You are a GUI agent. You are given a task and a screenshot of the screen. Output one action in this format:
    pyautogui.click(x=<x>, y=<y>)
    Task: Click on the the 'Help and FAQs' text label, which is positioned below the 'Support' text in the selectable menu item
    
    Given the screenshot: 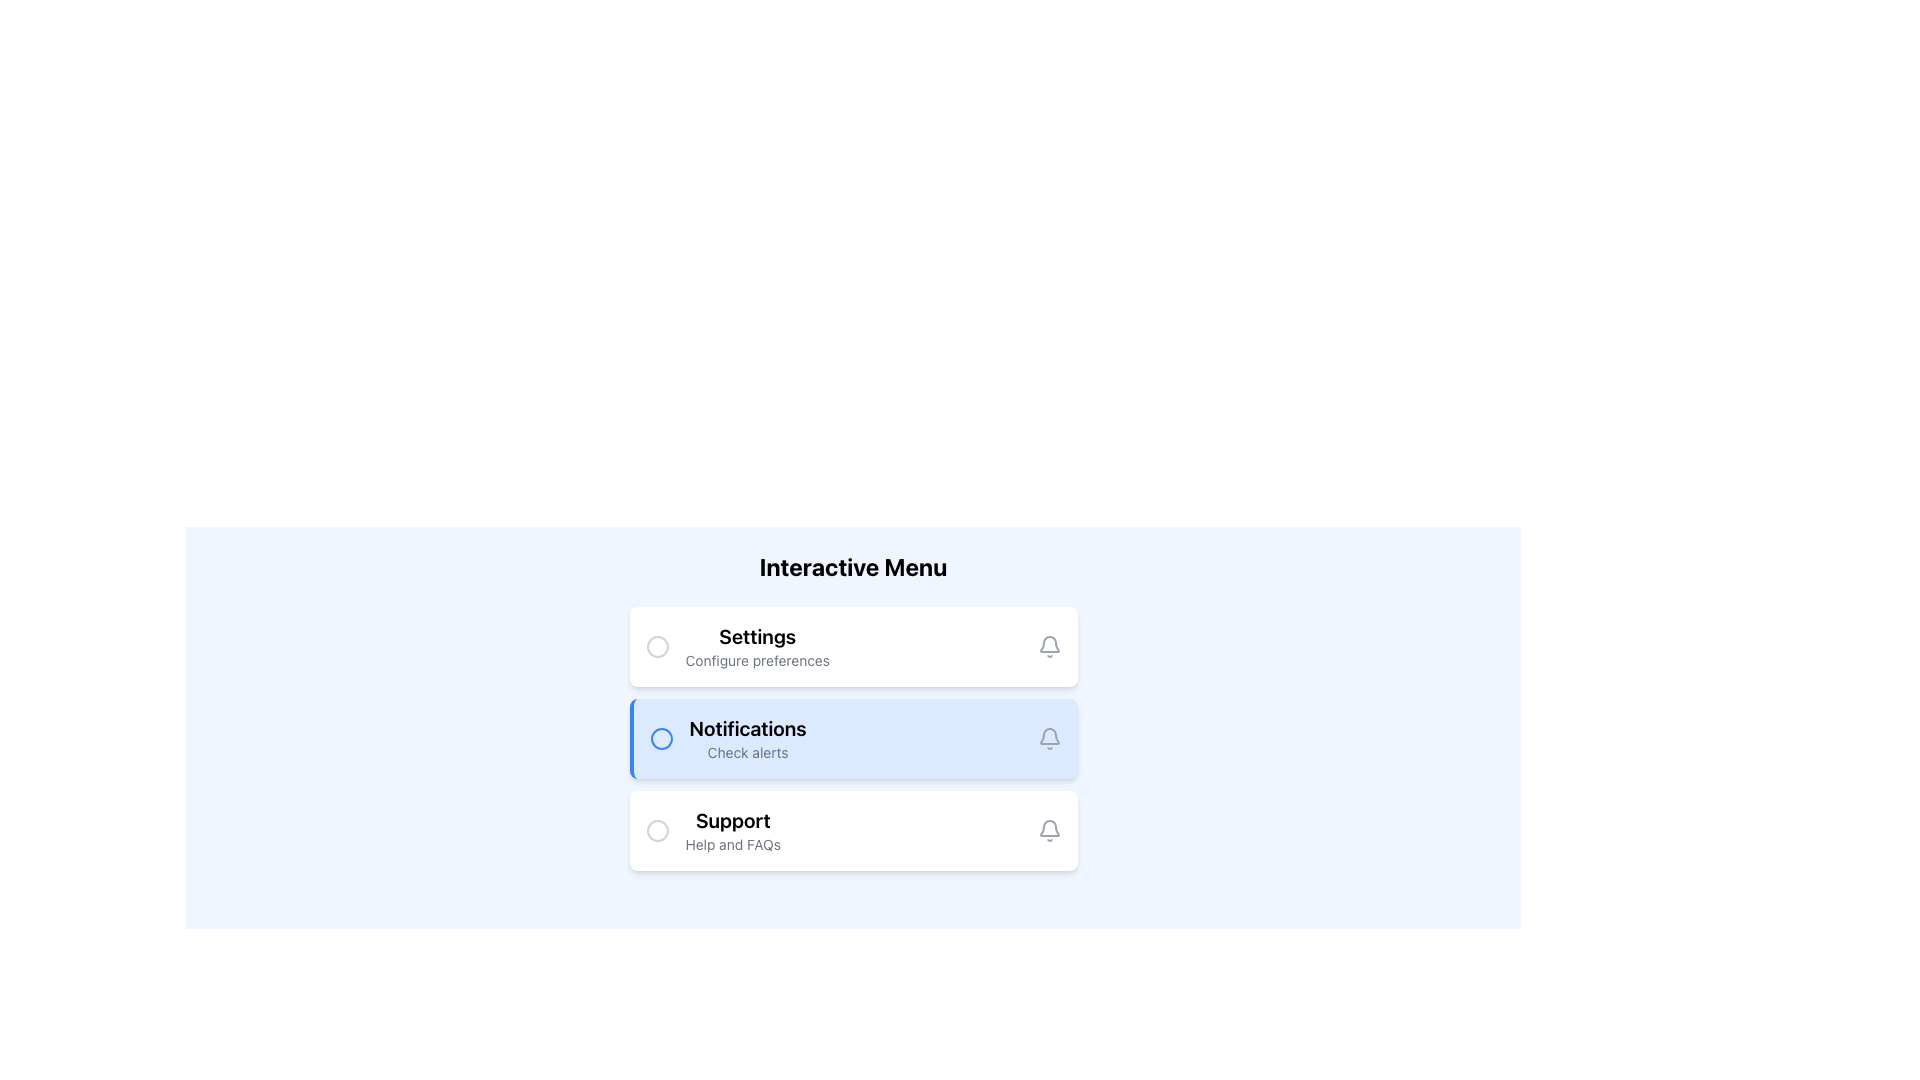 What is the action you would take?
    pyautogui.click(x=732, y=844)
    